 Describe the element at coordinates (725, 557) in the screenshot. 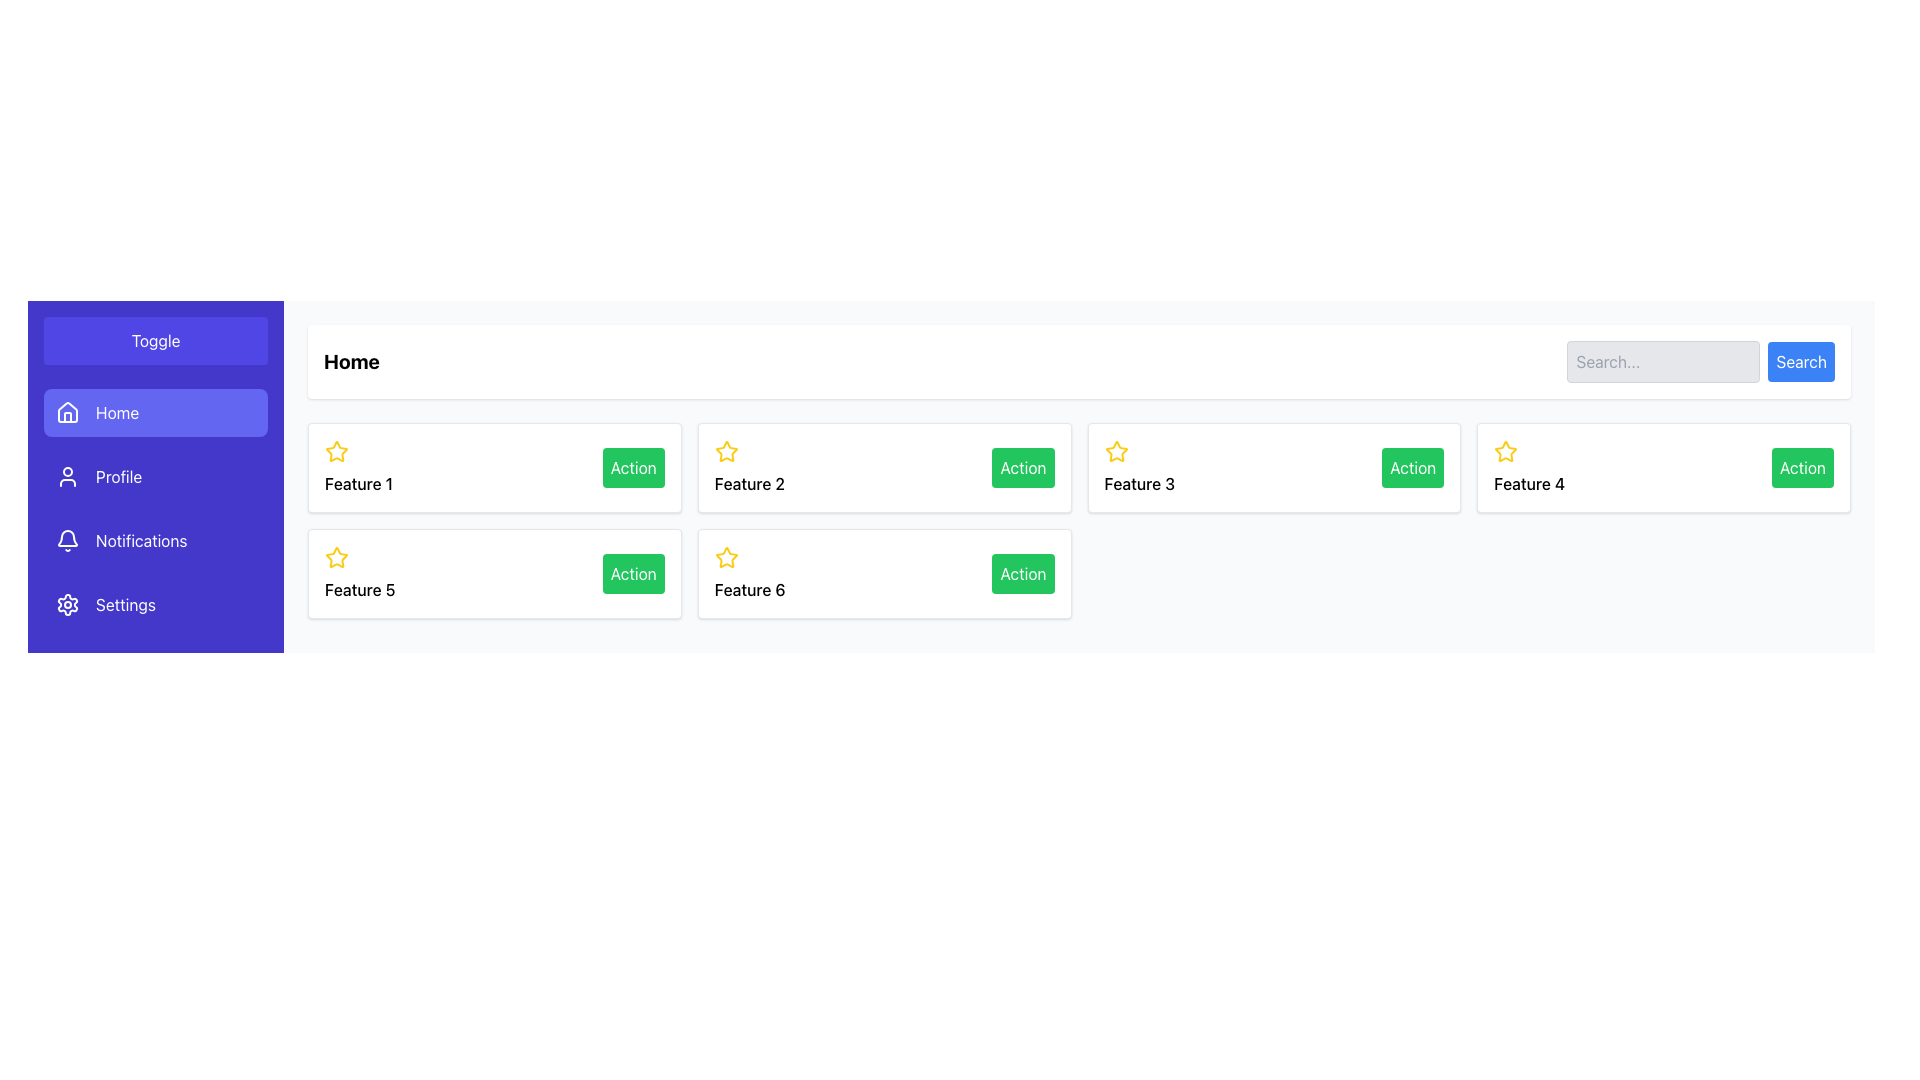

I see `the star icon in the bottom row of the grid layout, located in the second column from the left` at that location.